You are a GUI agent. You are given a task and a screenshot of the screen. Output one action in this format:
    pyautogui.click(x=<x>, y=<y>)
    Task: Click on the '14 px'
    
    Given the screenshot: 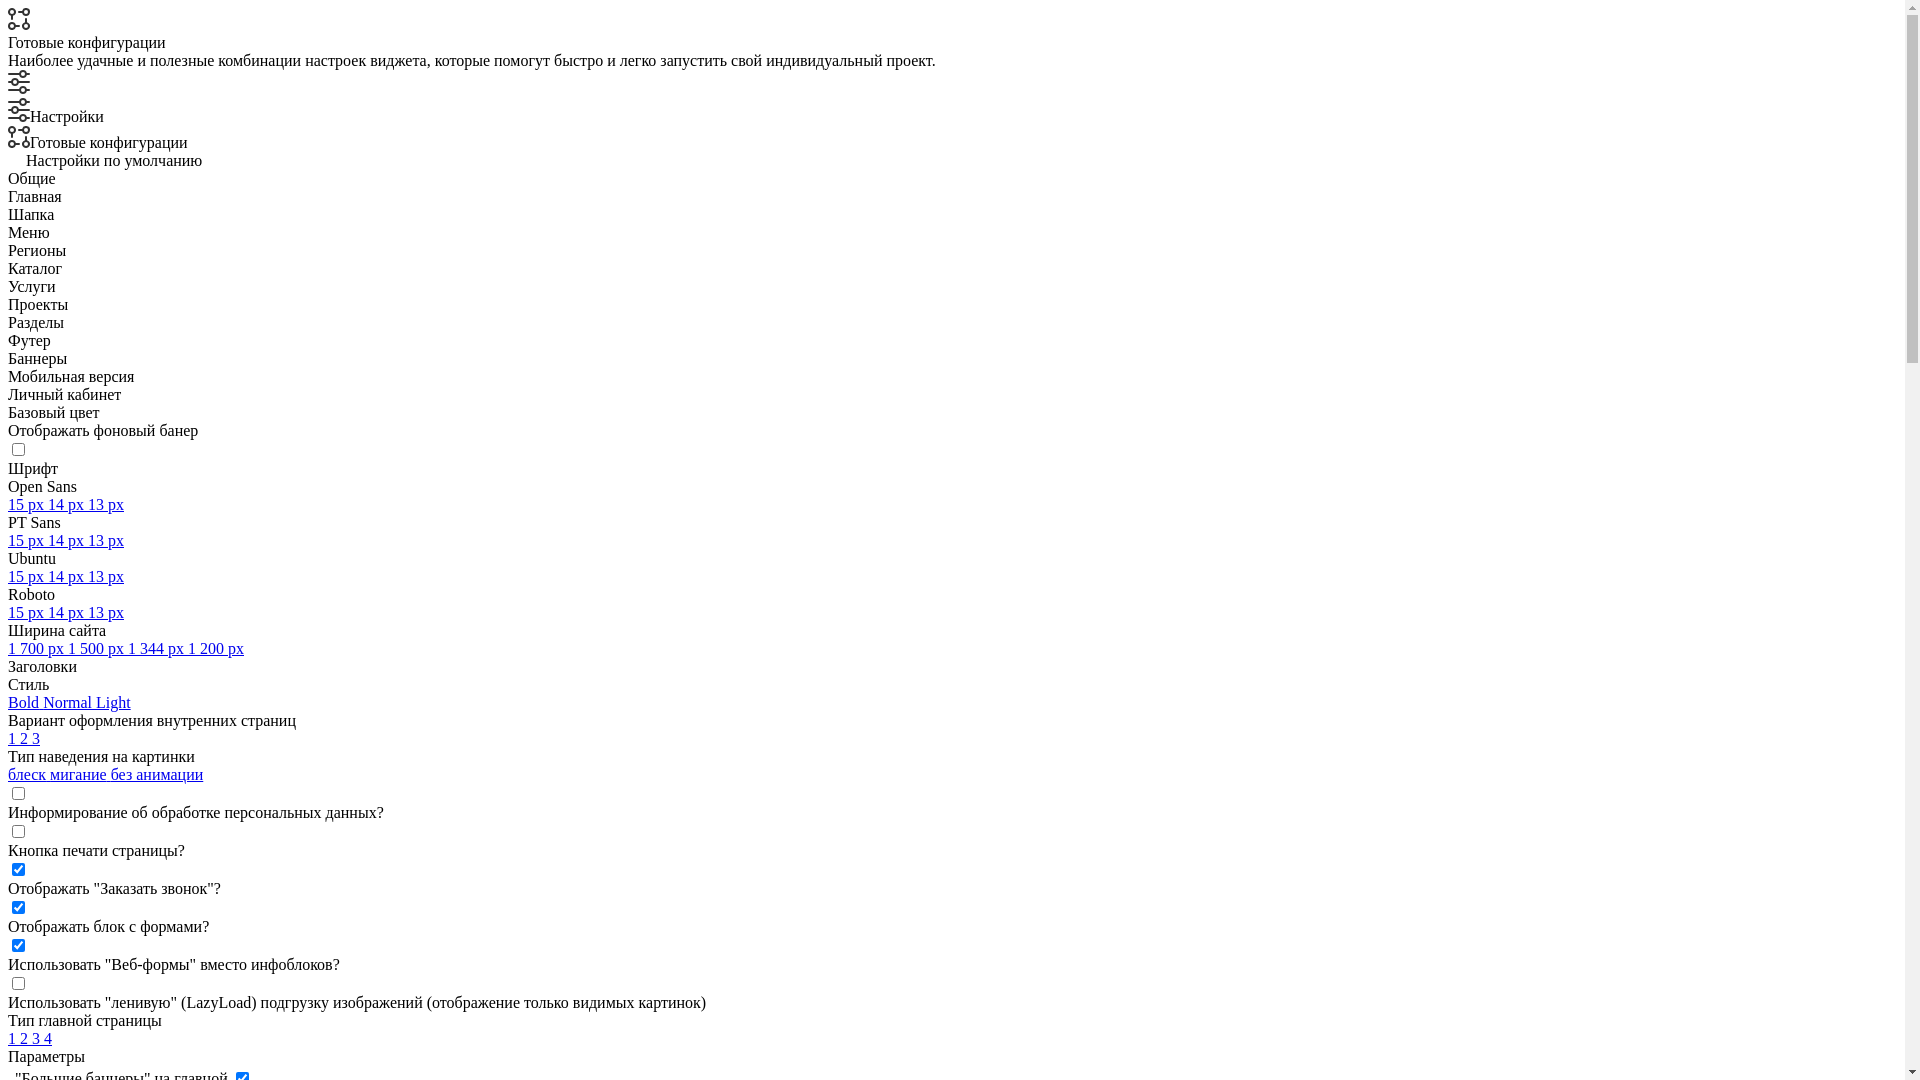 What is the action you would take?
    pyautogui.click(x=67, y=540)
    